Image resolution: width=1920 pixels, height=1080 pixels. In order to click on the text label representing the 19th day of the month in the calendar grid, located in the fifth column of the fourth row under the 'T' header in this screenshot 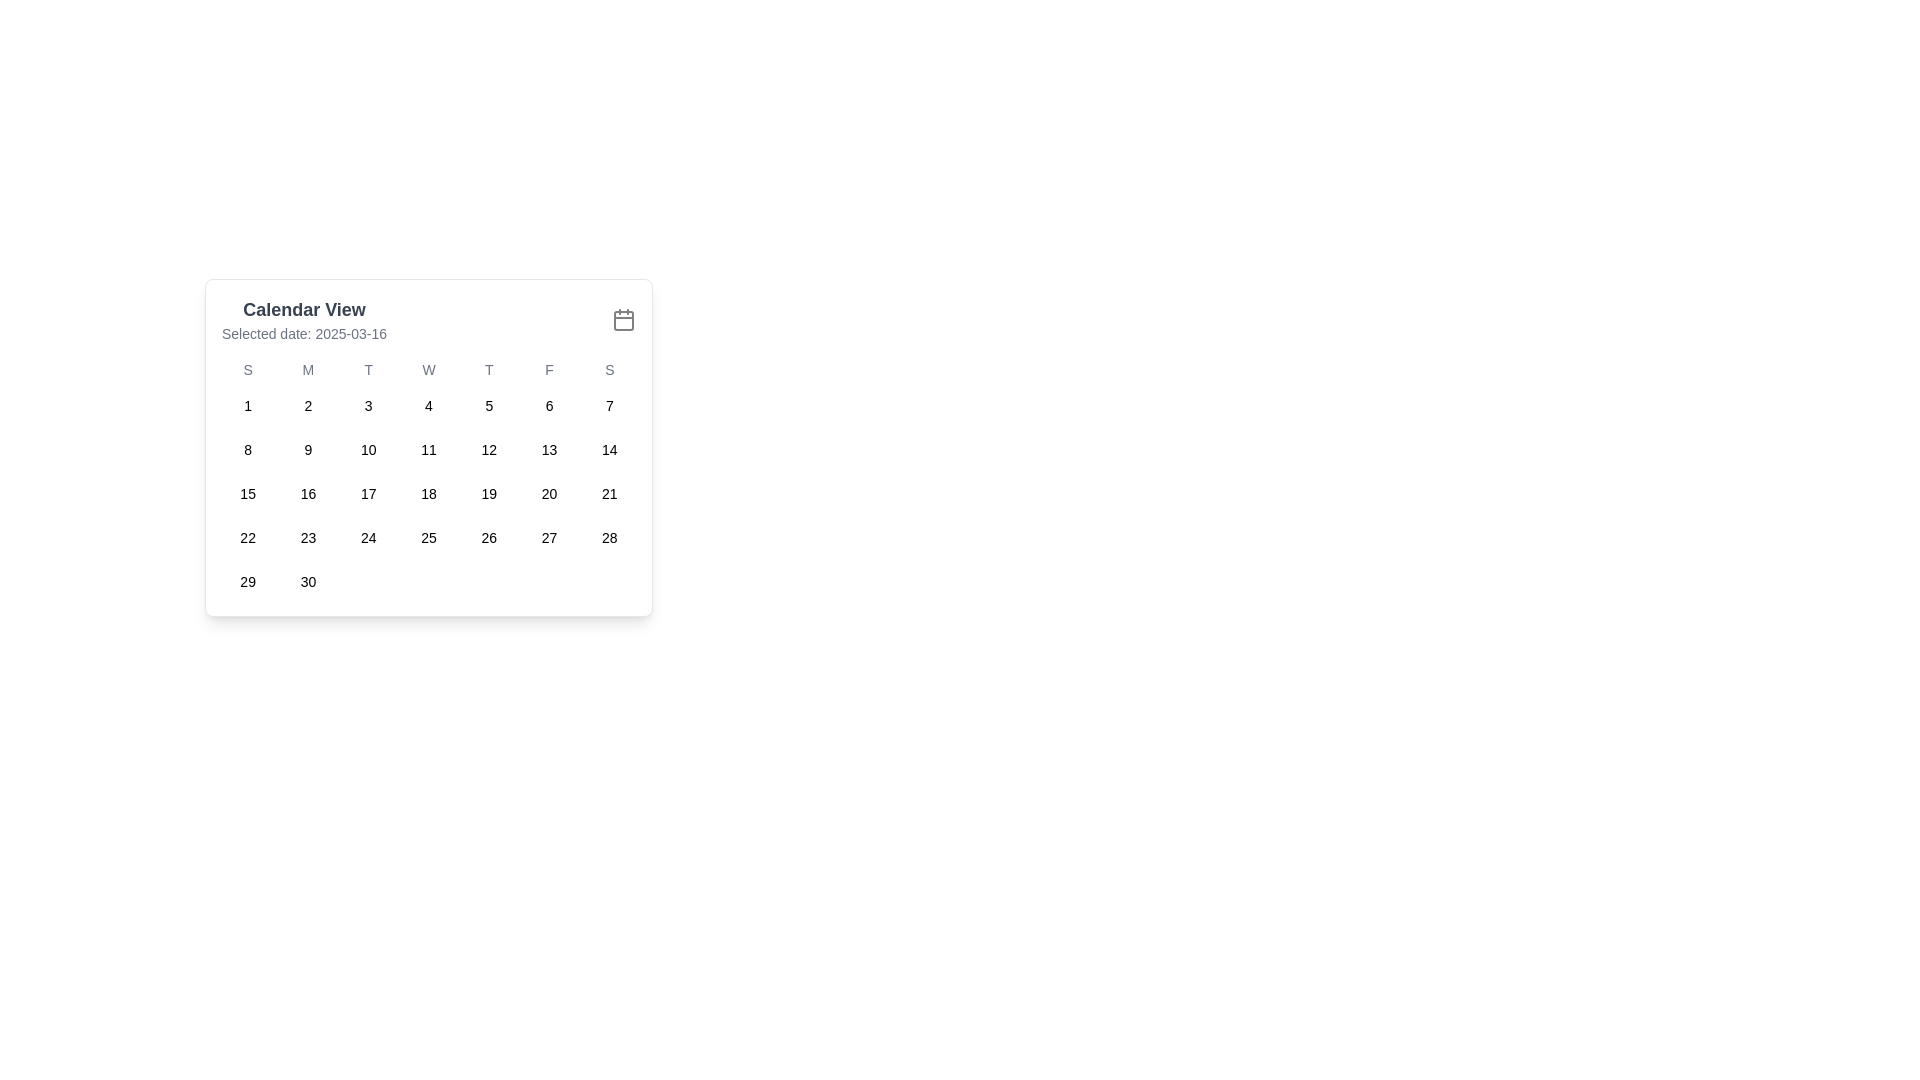, I will do `click(489, 493)`.